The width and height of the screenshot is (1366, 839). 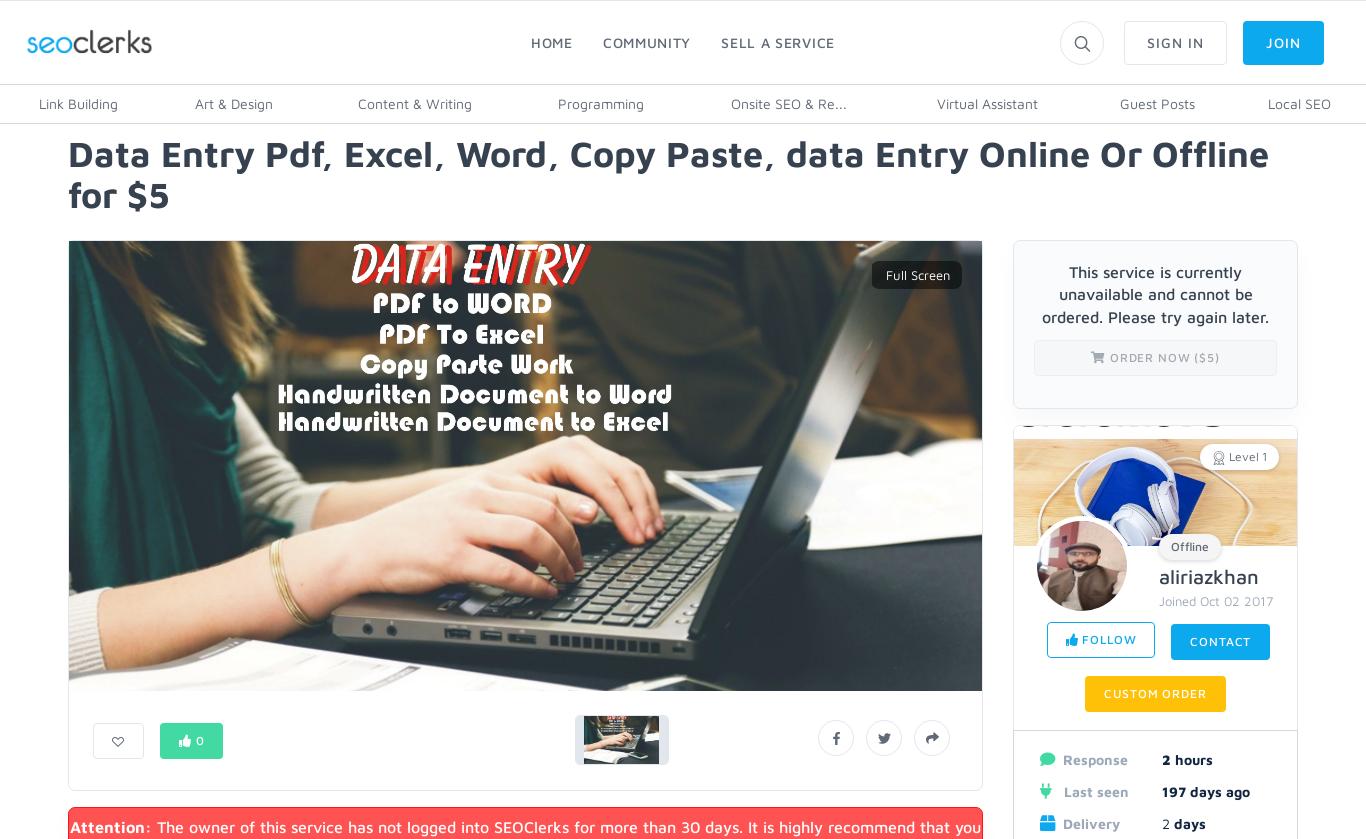 What do you see at coordinates (1247, 454) in the screenshot?
I see `'Level 1'` at bounding box center [1247, 454].